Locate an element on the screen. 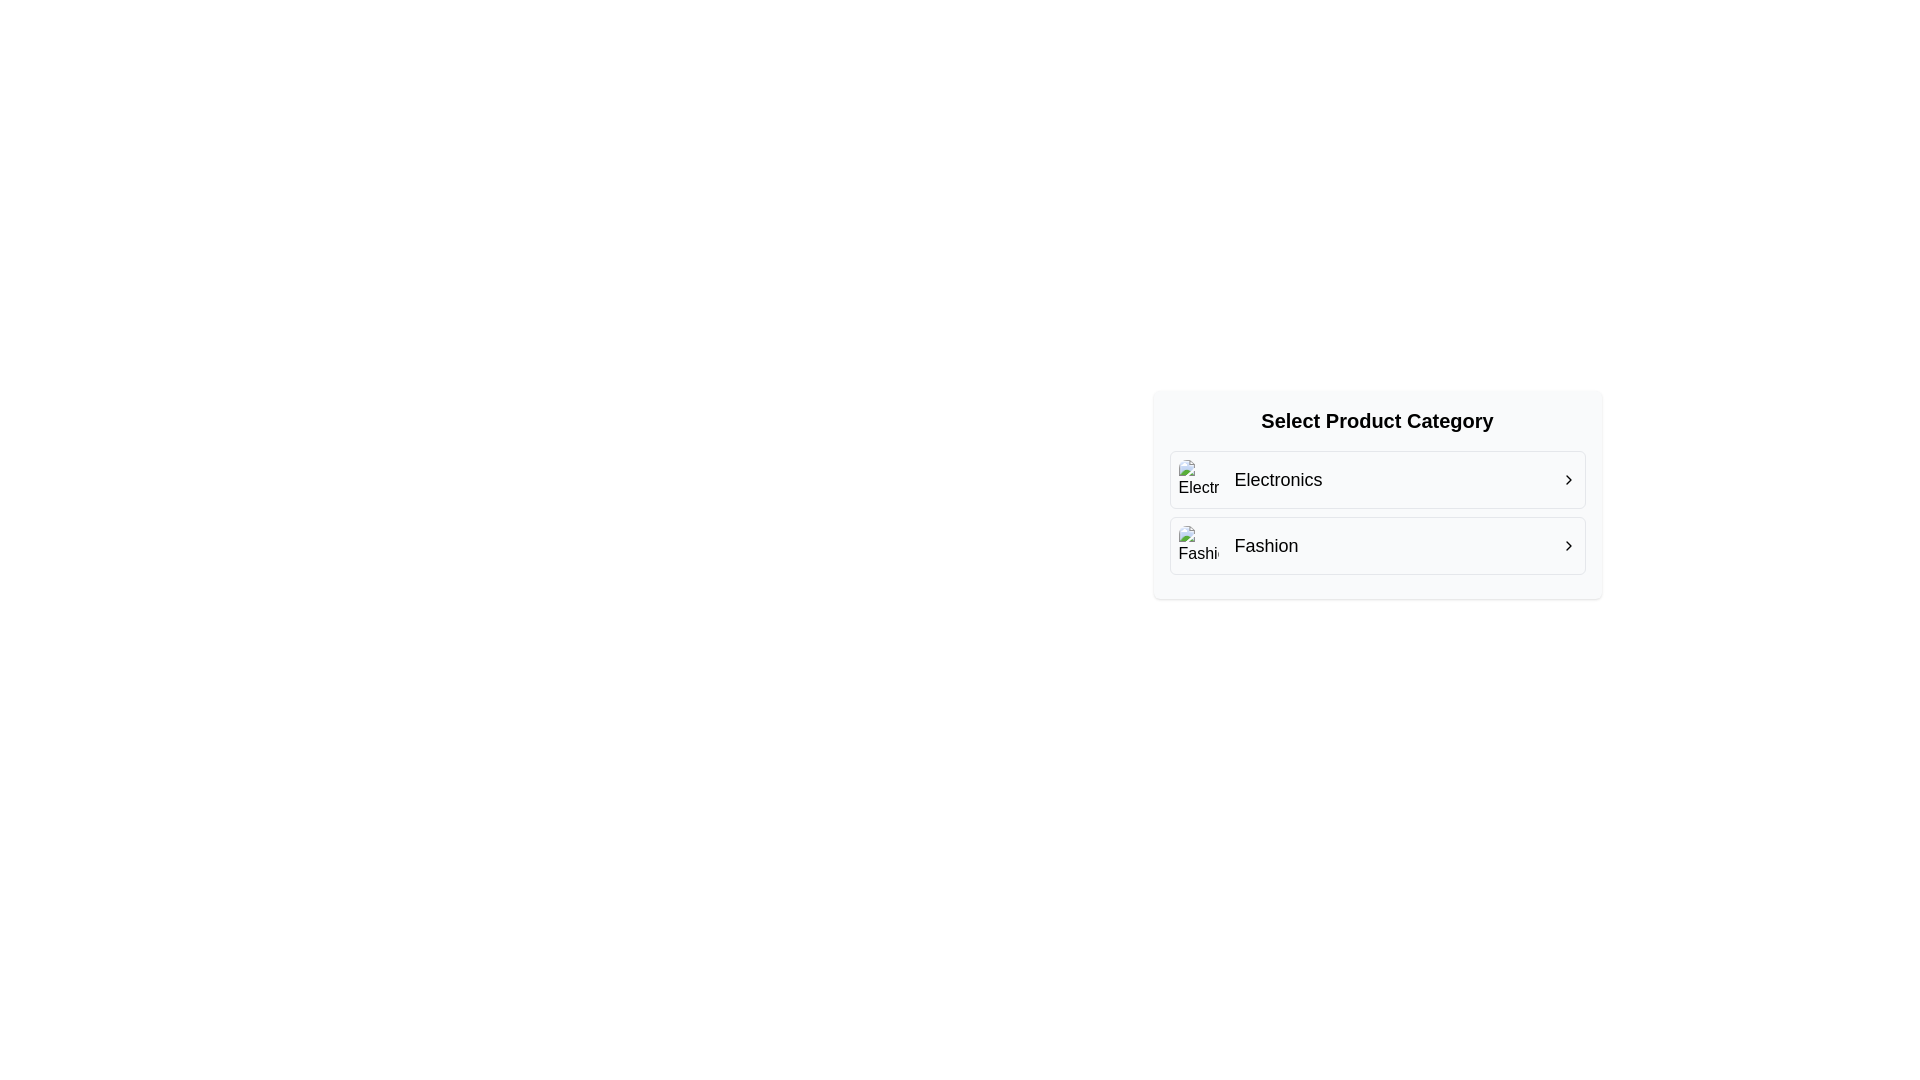 Image resolution: width=1920 pixels, height=1080 pixels. the 'Electronics' text label, which is styled with medium weight black font and positioned adjacent to a small icon and a rightward arrow icon is located at coordinates (1277, 479).